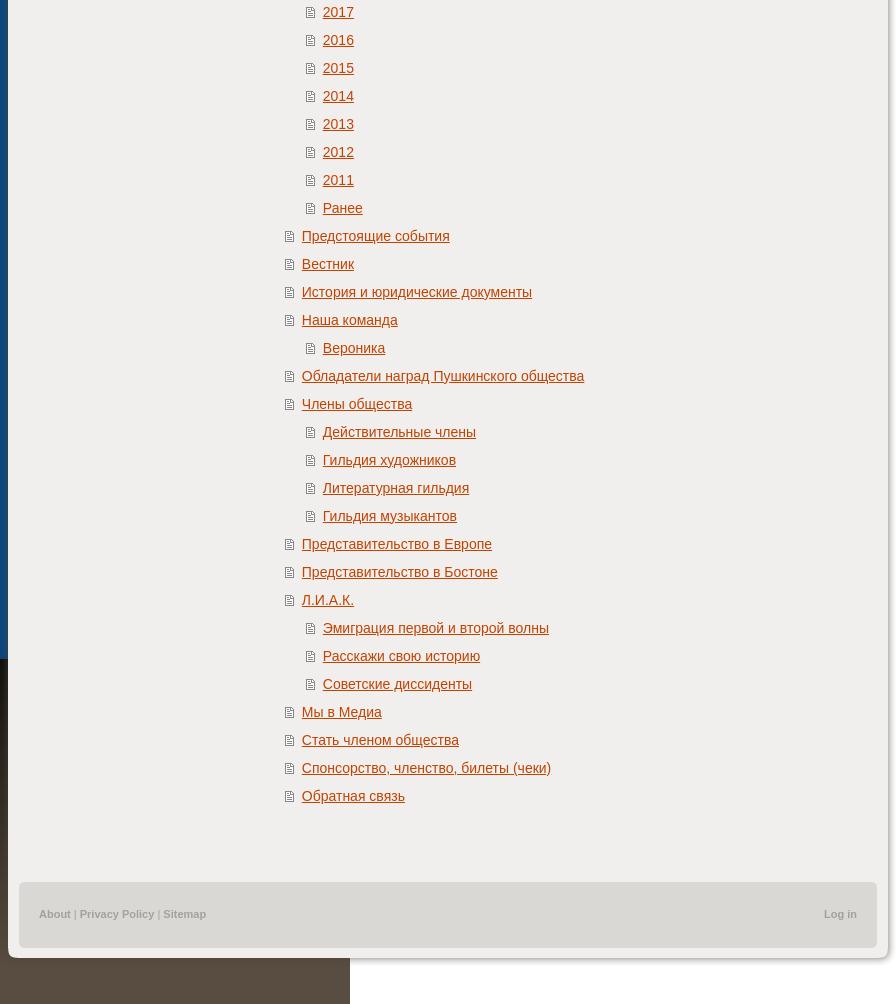 Image resolution: width=896 pixels, height=1004 pixels. I want to click on '2012', so click(337, 150).